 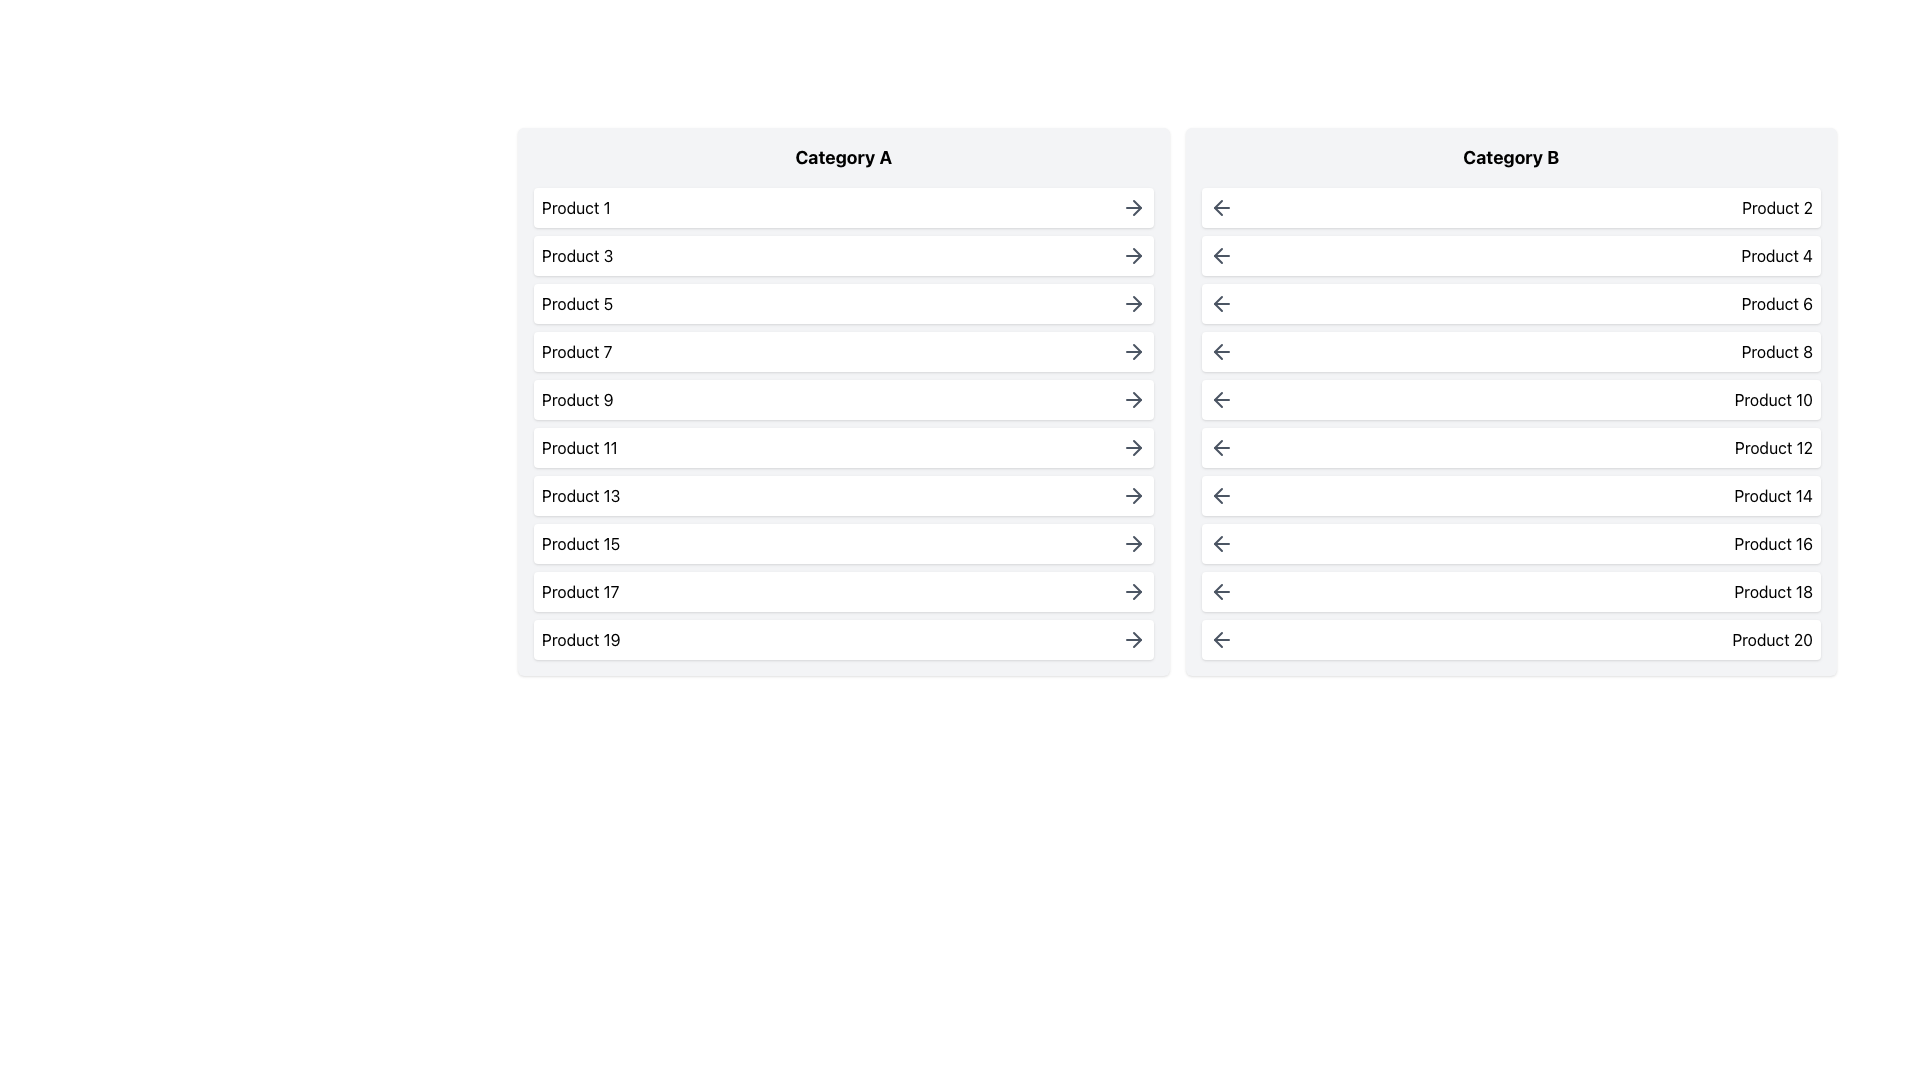 What do you see at coordinates (843, 350) in the screenshot?
I see `the list item representing 'Product 7', which is the fourth item in the 'Category A' column, located between 'Product 5' and 'Product 9'` at bounding box center [843, 350].